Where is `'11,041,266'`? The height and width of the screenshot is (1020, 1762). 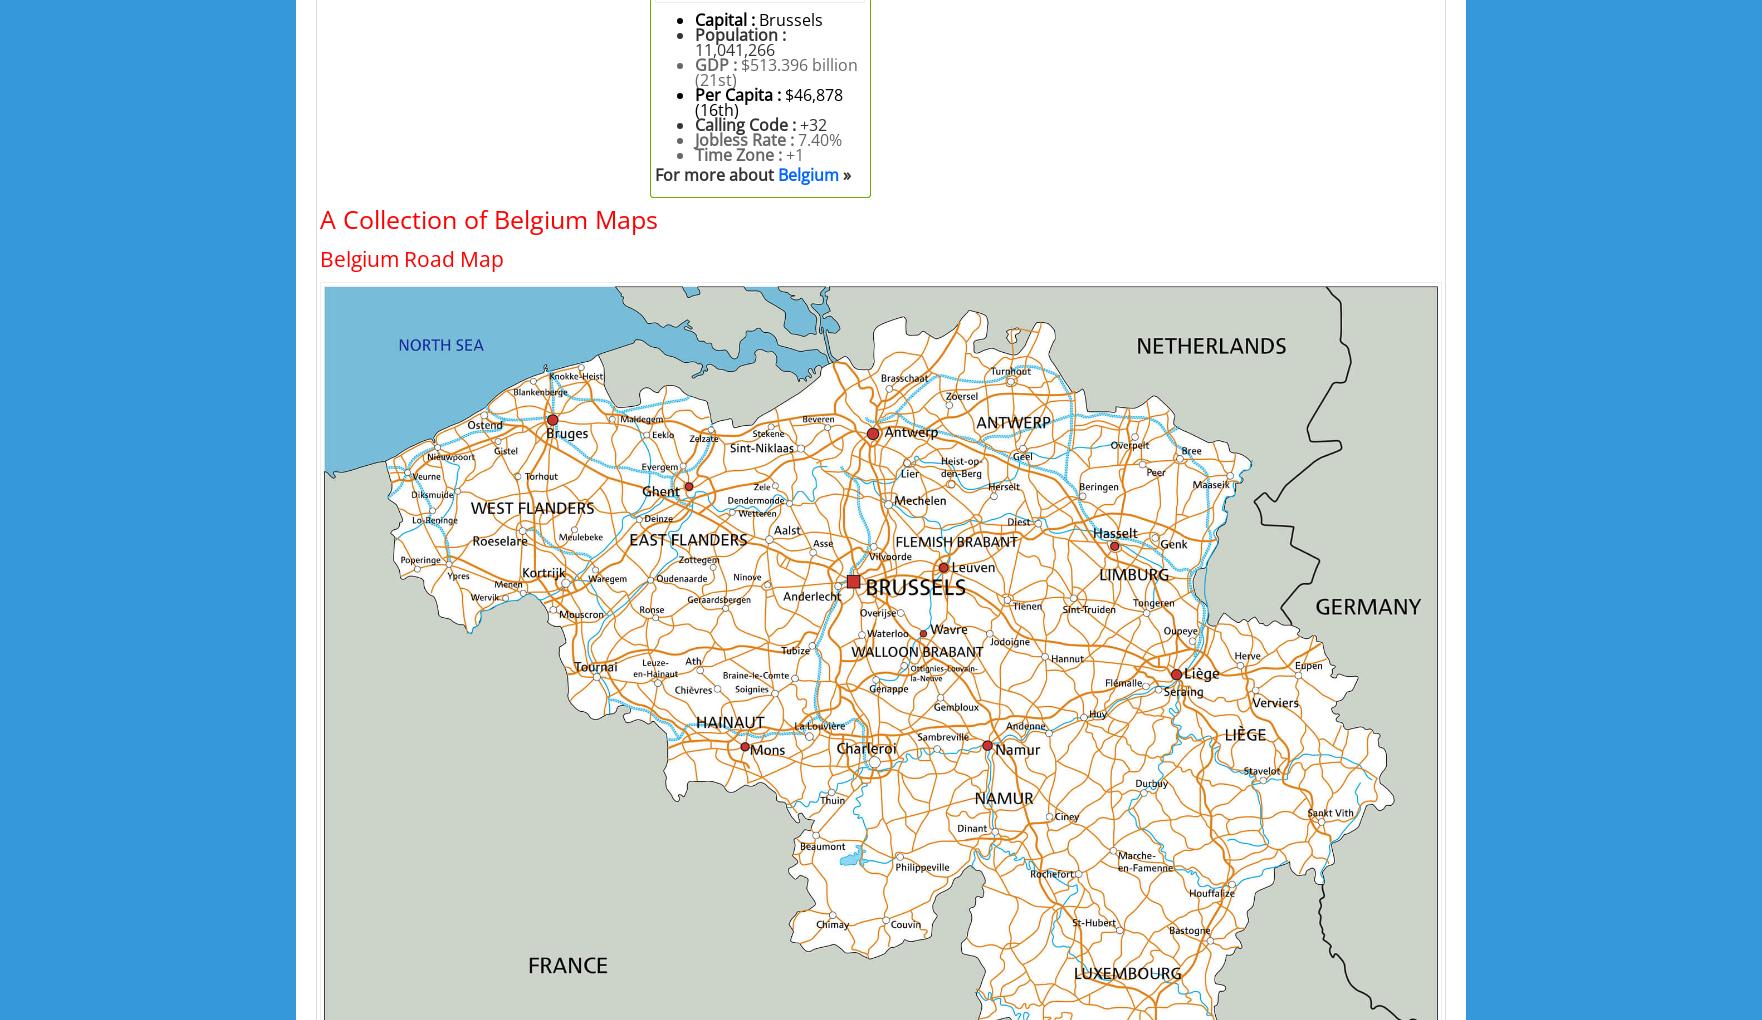
'11,041,266' is located at coordinates (733, 48).